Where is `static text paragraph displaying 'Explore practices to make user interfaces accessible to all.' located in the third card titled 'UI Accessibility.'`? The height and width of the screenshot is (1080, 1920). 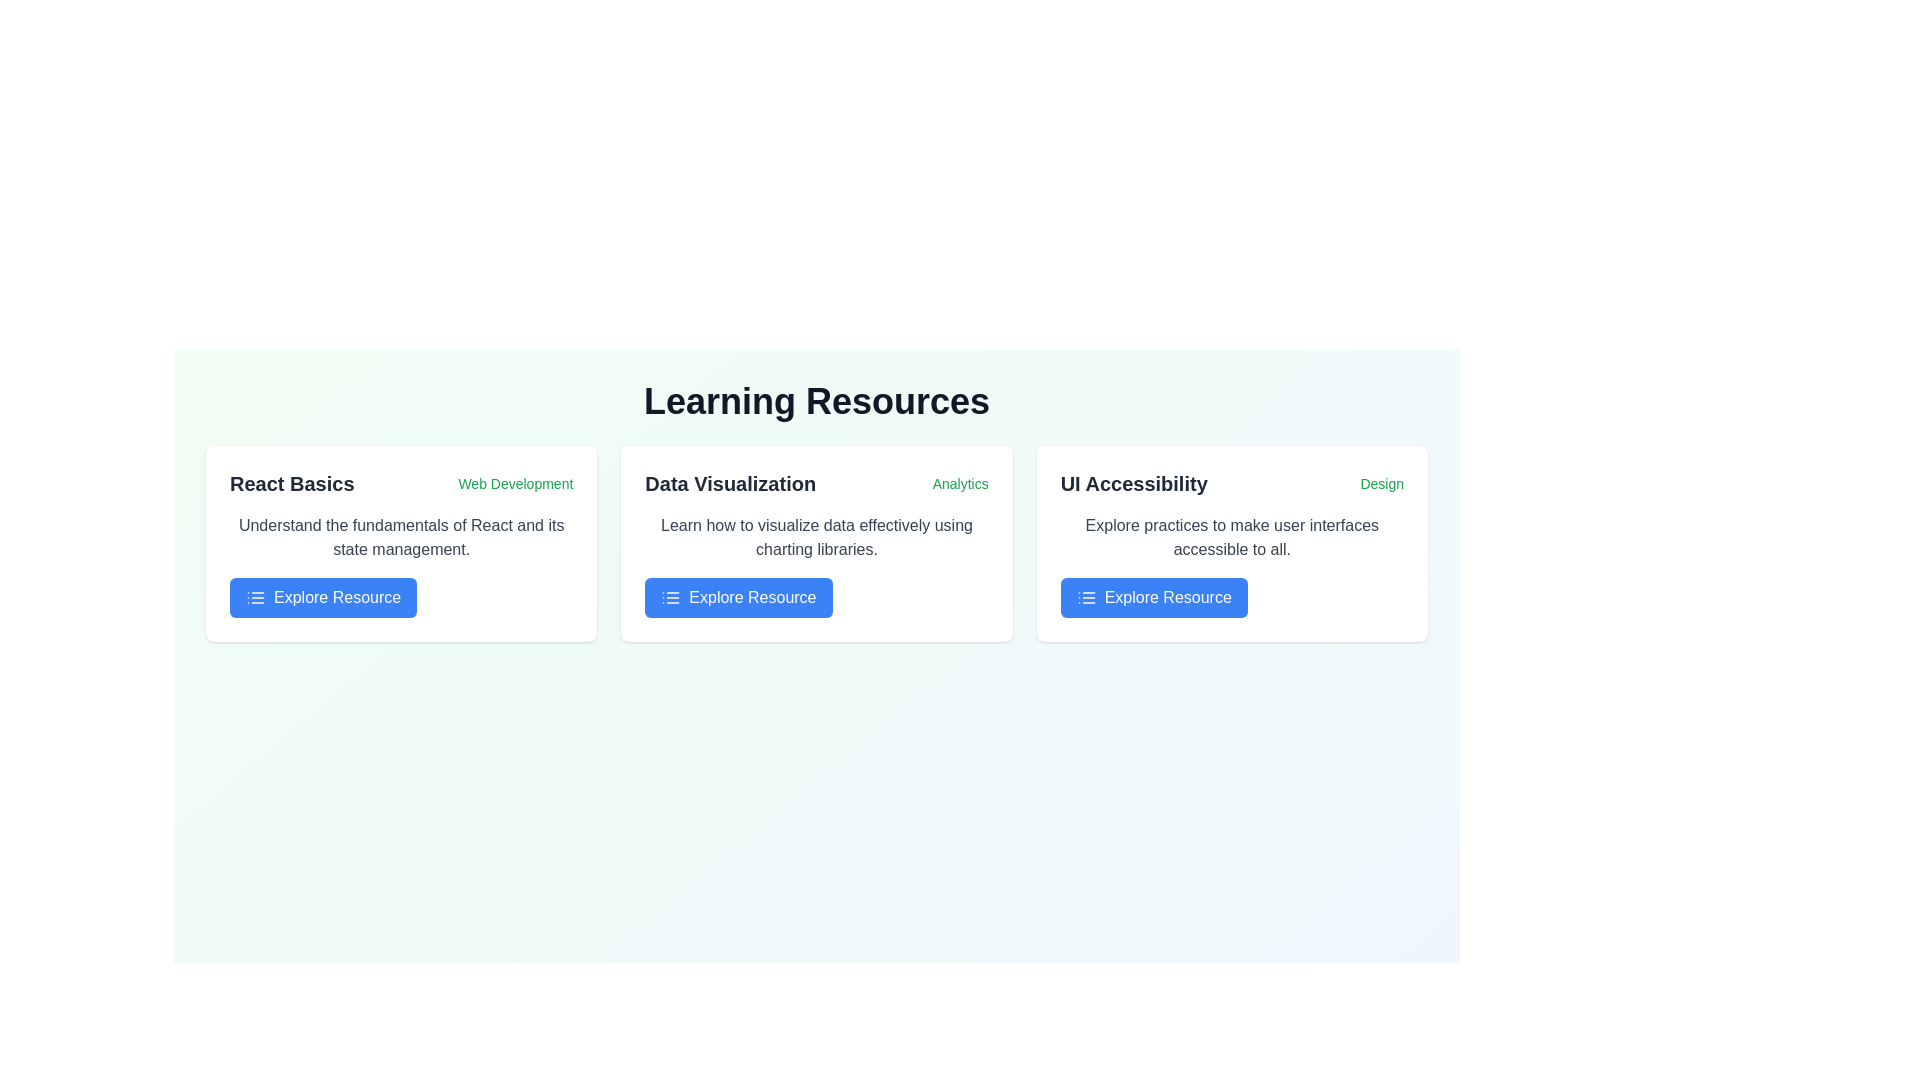
static text paragraph displaying 'Explore practices to make user interfaces accessible to all.' located in the third card titled 'UI Accessibility.' is located at coordinates (1231, 536).